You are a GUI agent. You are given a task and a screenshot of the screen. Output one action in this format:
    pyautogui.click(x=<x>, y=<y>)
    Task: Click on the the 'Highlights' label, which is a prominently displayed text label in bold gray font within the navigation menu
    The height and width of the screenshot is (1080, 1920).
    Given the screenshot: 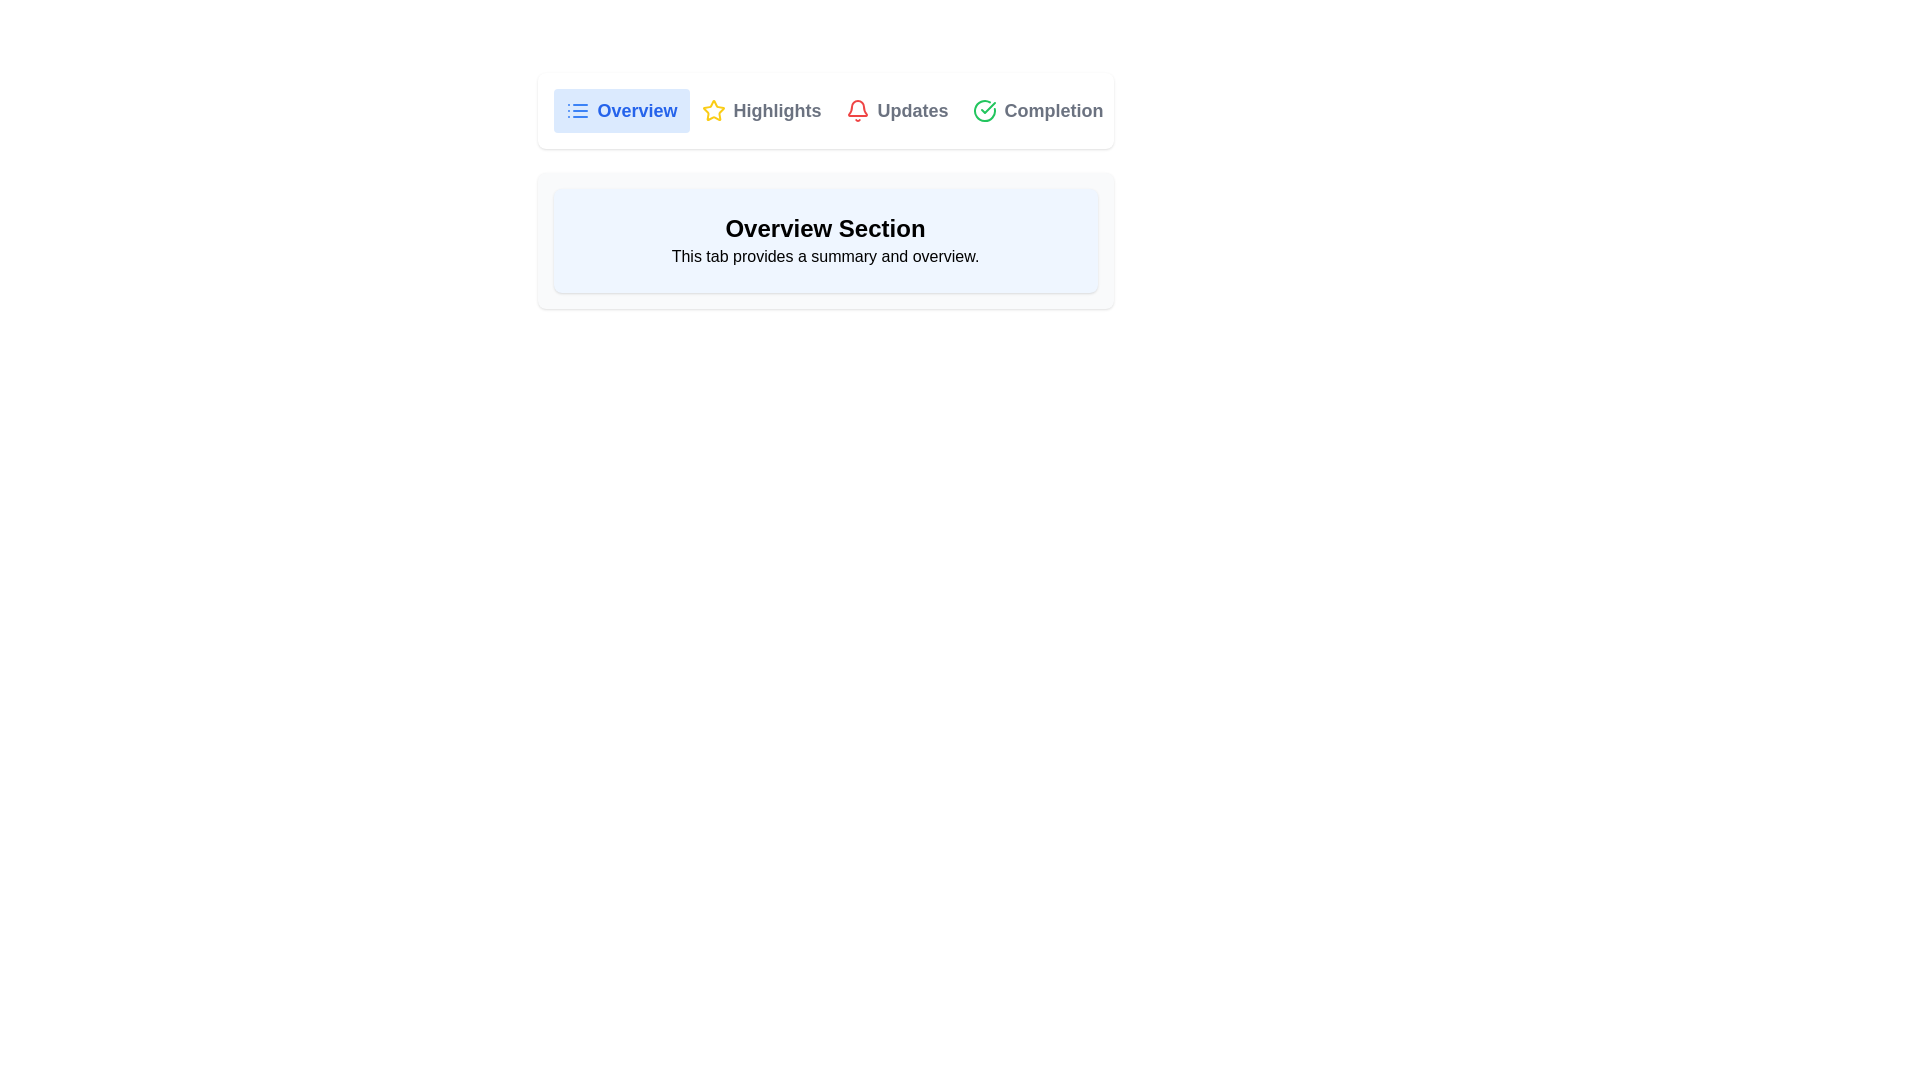 What is the action you would take?
    pyautogui.click(x=776, y=111)
    